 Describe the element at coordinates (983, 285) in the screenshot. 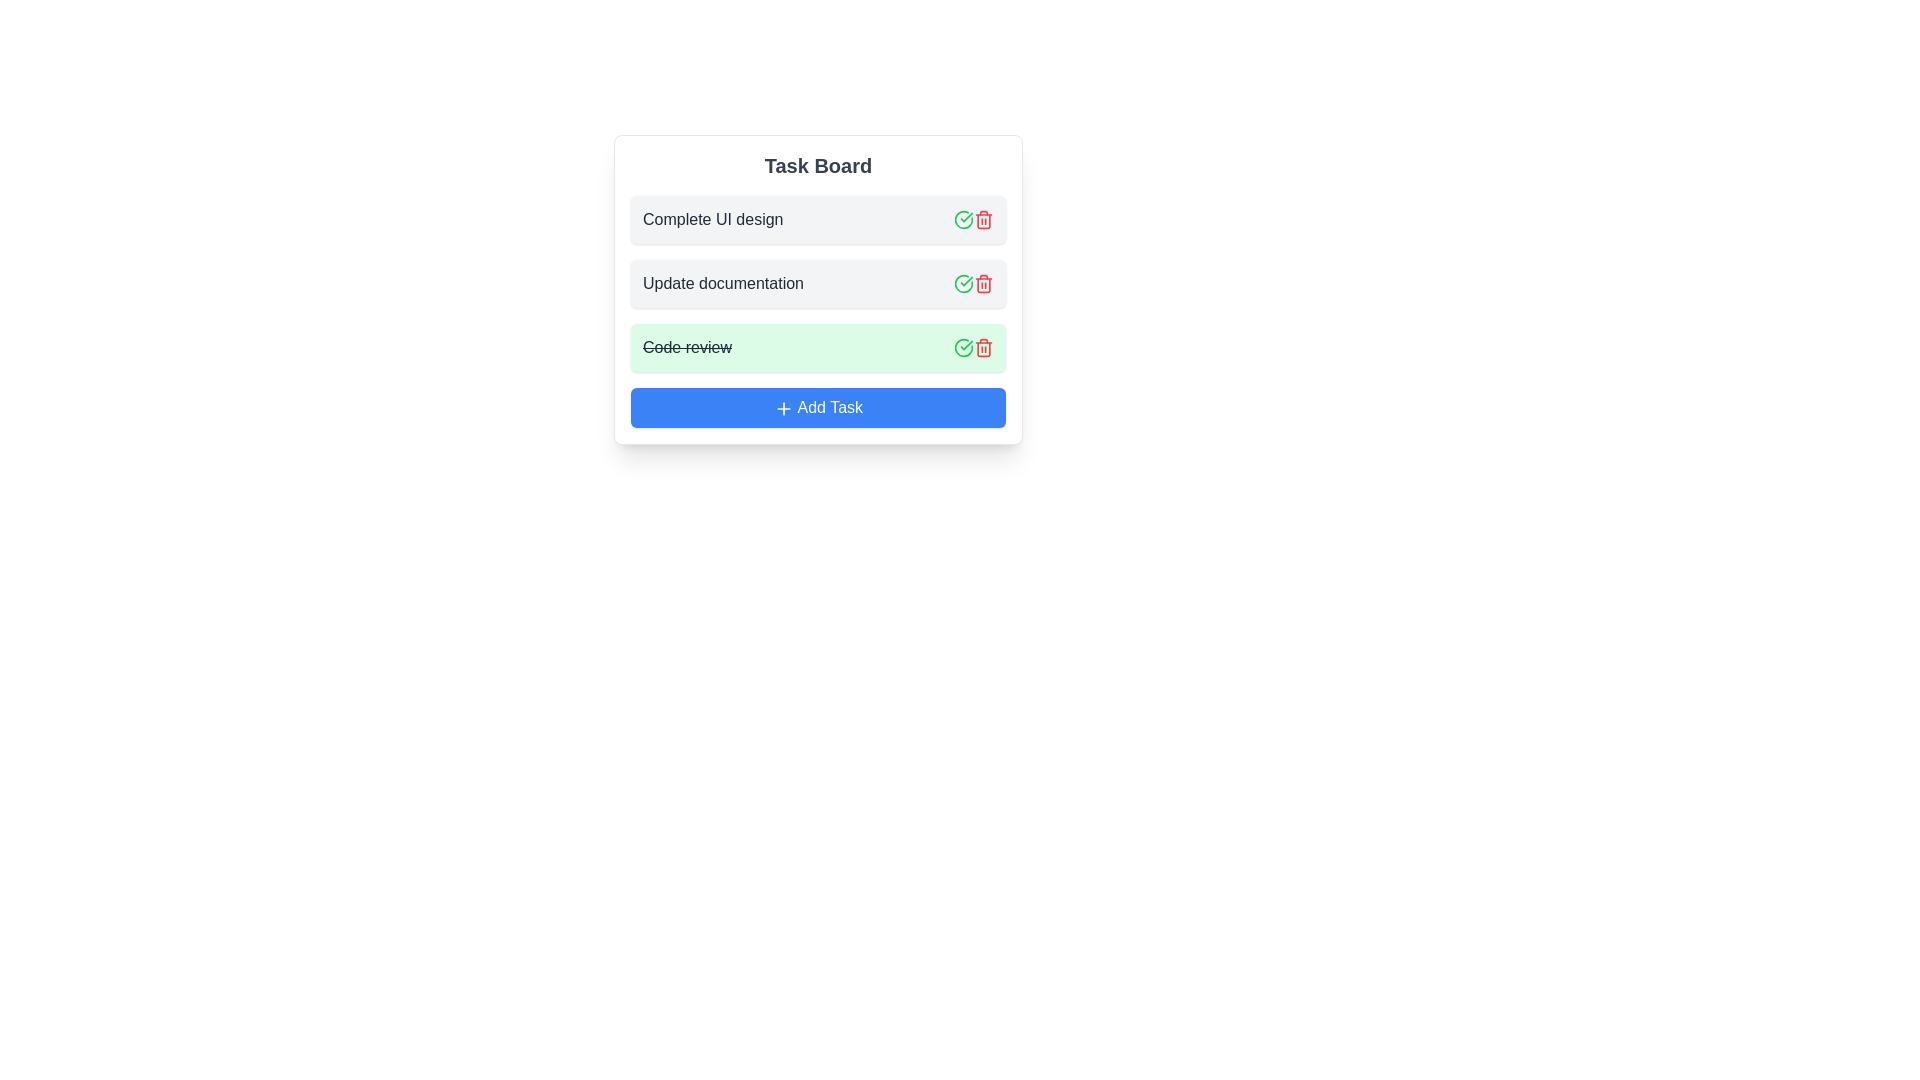

I see `the central part of the trash icon located at the right-hand side of the row for the task 'Update documentation' in the task management interface` at that location.